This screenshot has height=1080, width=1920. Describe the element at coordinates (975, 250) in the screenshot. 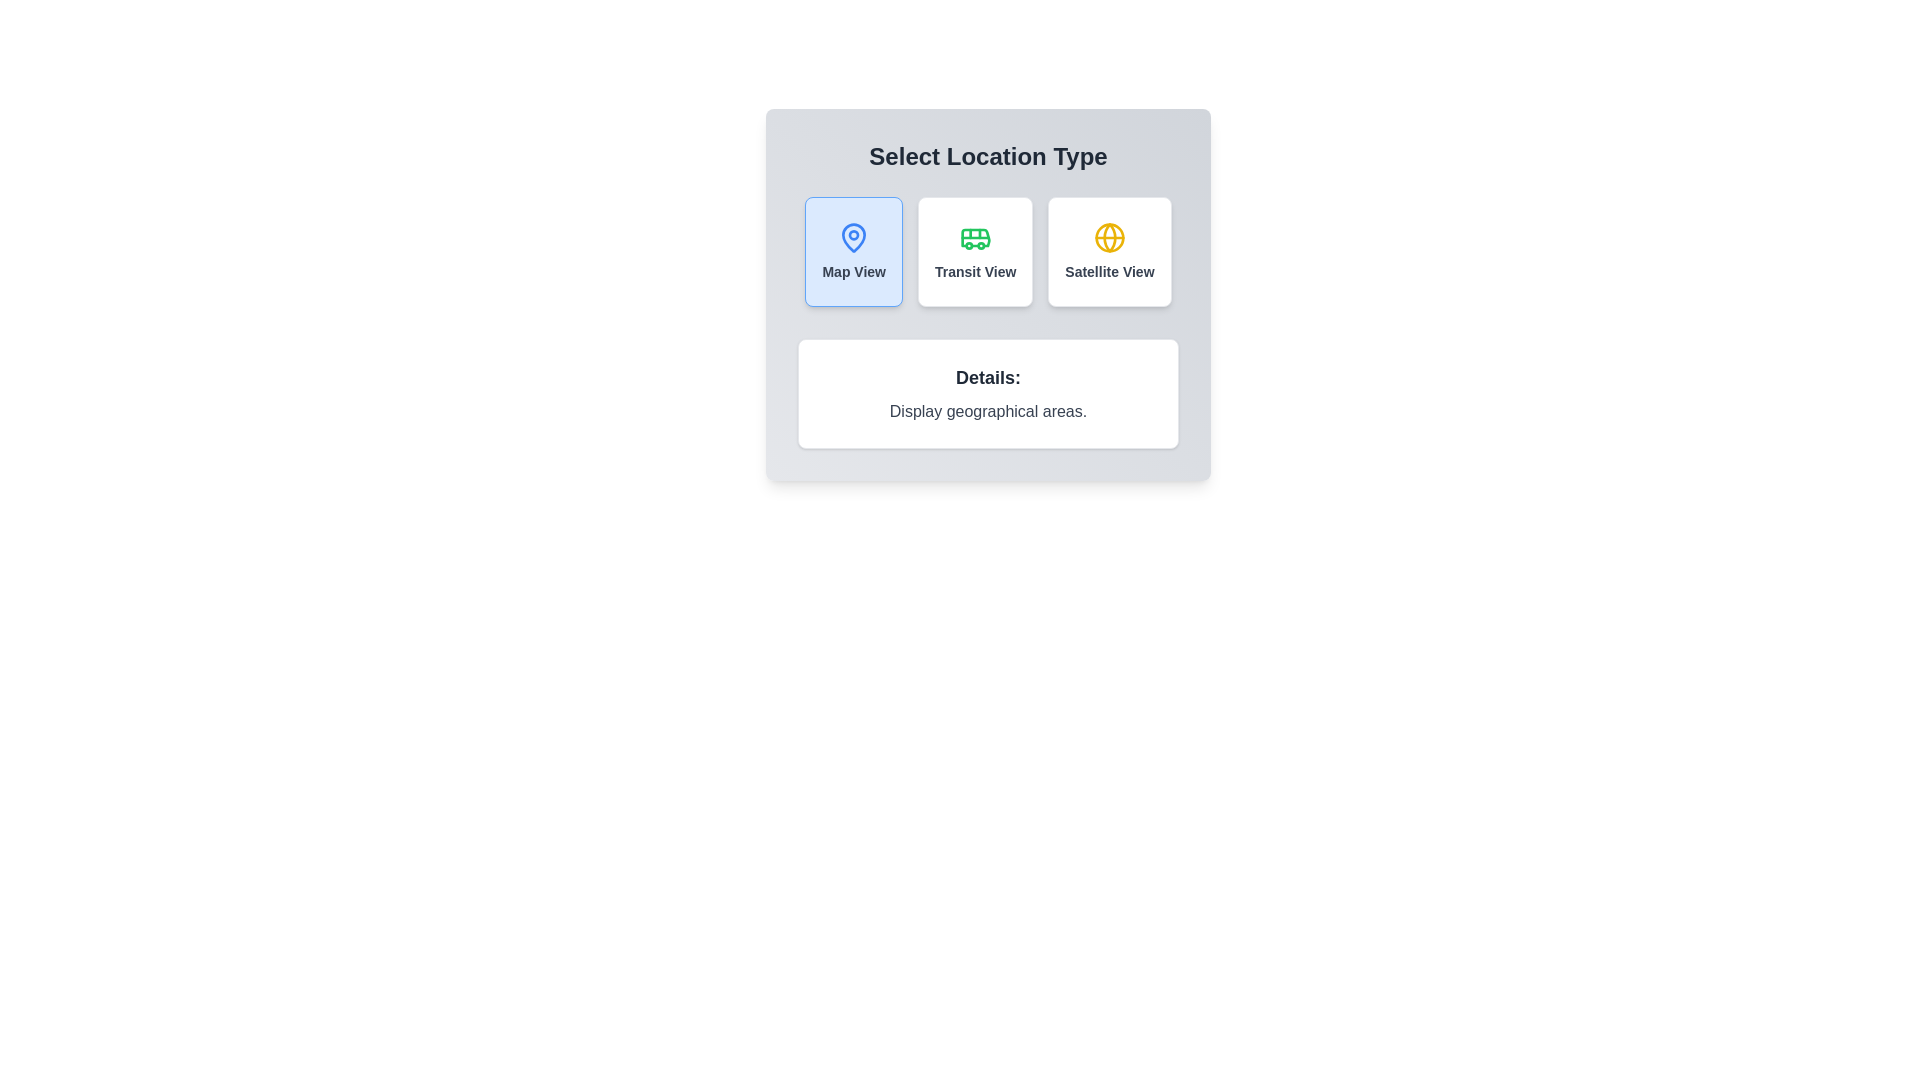

I see `the 'Transit View' button-like tile, which is a rectangular tile with a green bus icon and the label 'Transit View' in dark gray, to observe the scale effect` at that location.